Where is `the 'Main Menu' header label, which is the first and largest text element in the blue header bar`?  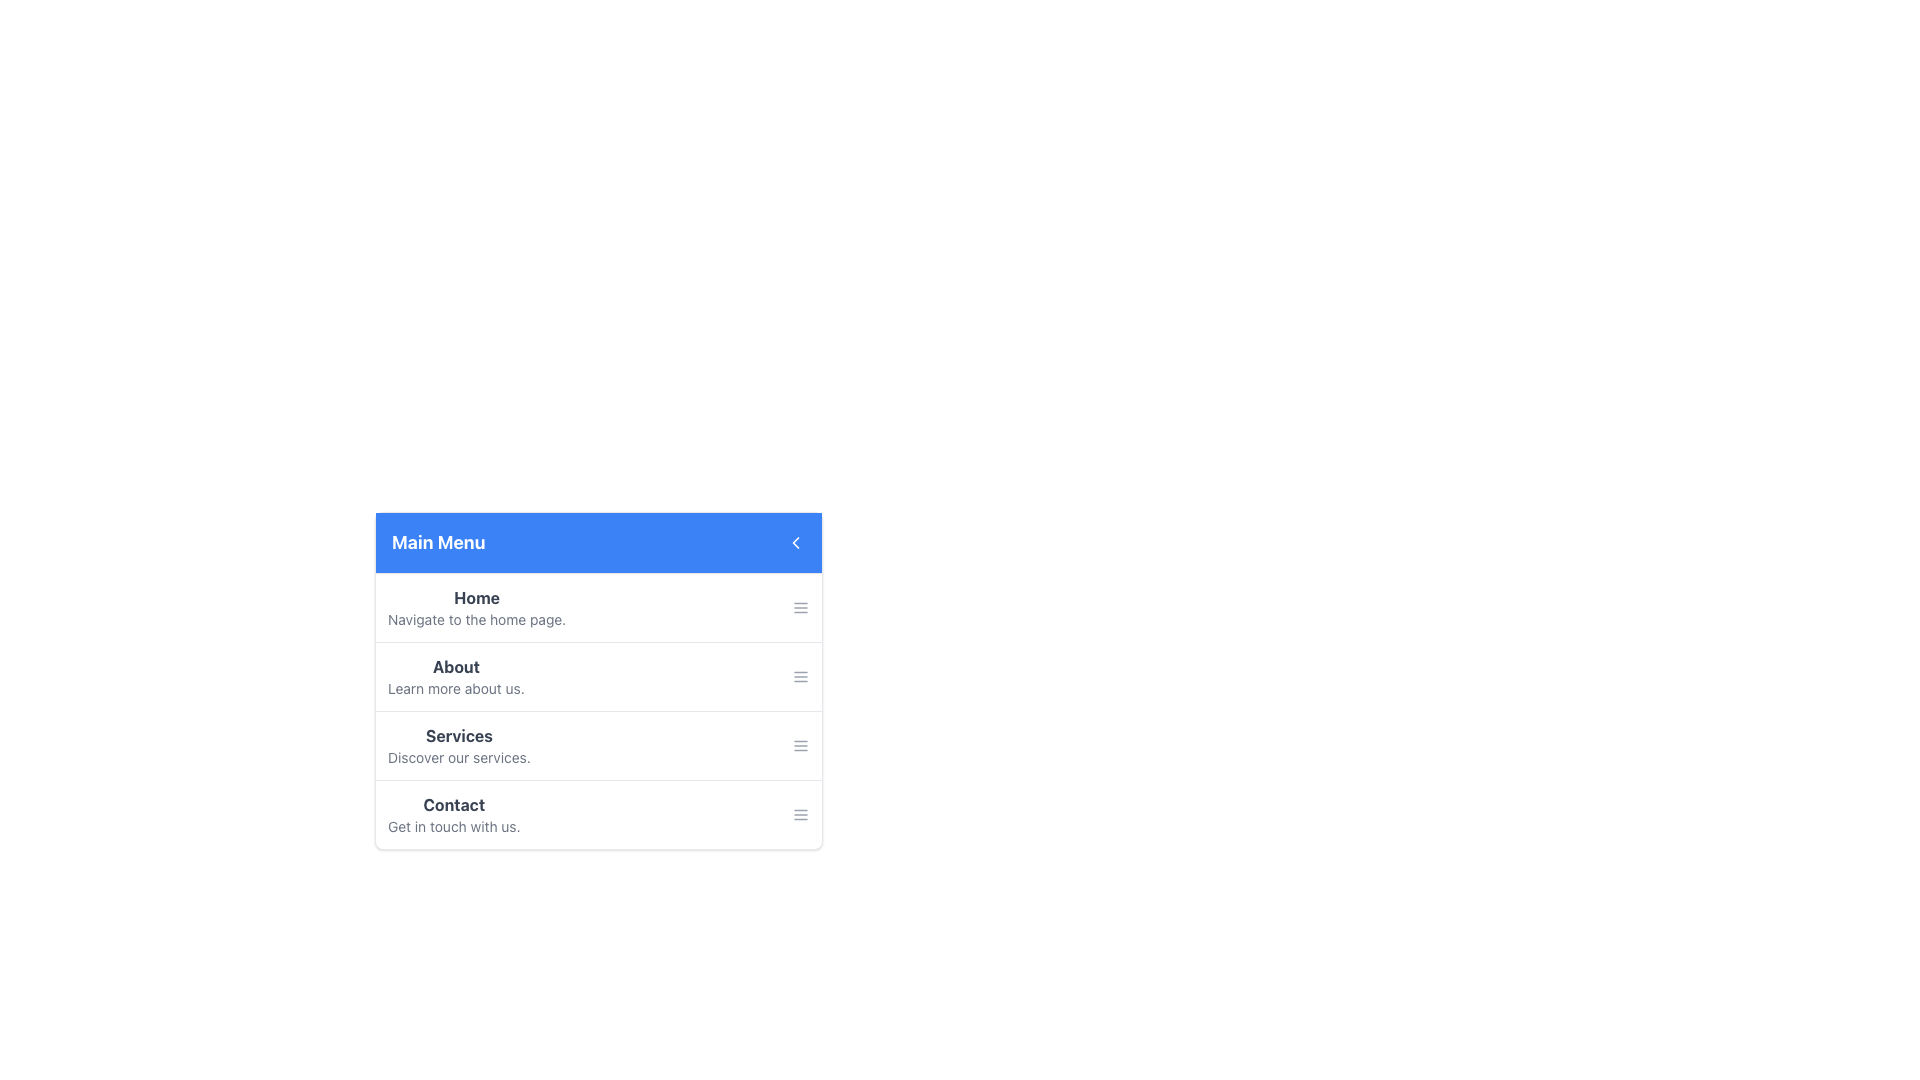
the 'Main Menu' header label, which is the first and largest text element in the blue header bar is located at coordinates (437, 543).